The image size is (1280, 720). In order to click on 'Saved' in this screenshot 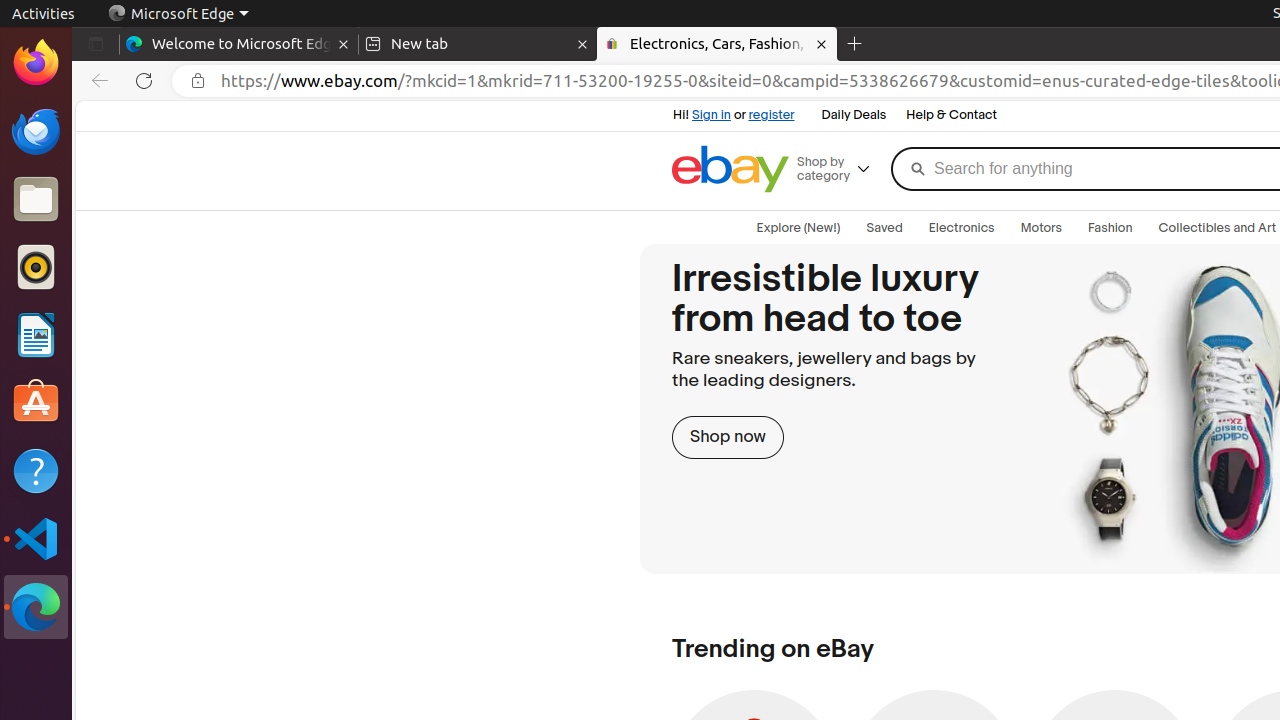, I will do `click(883, 227)`.